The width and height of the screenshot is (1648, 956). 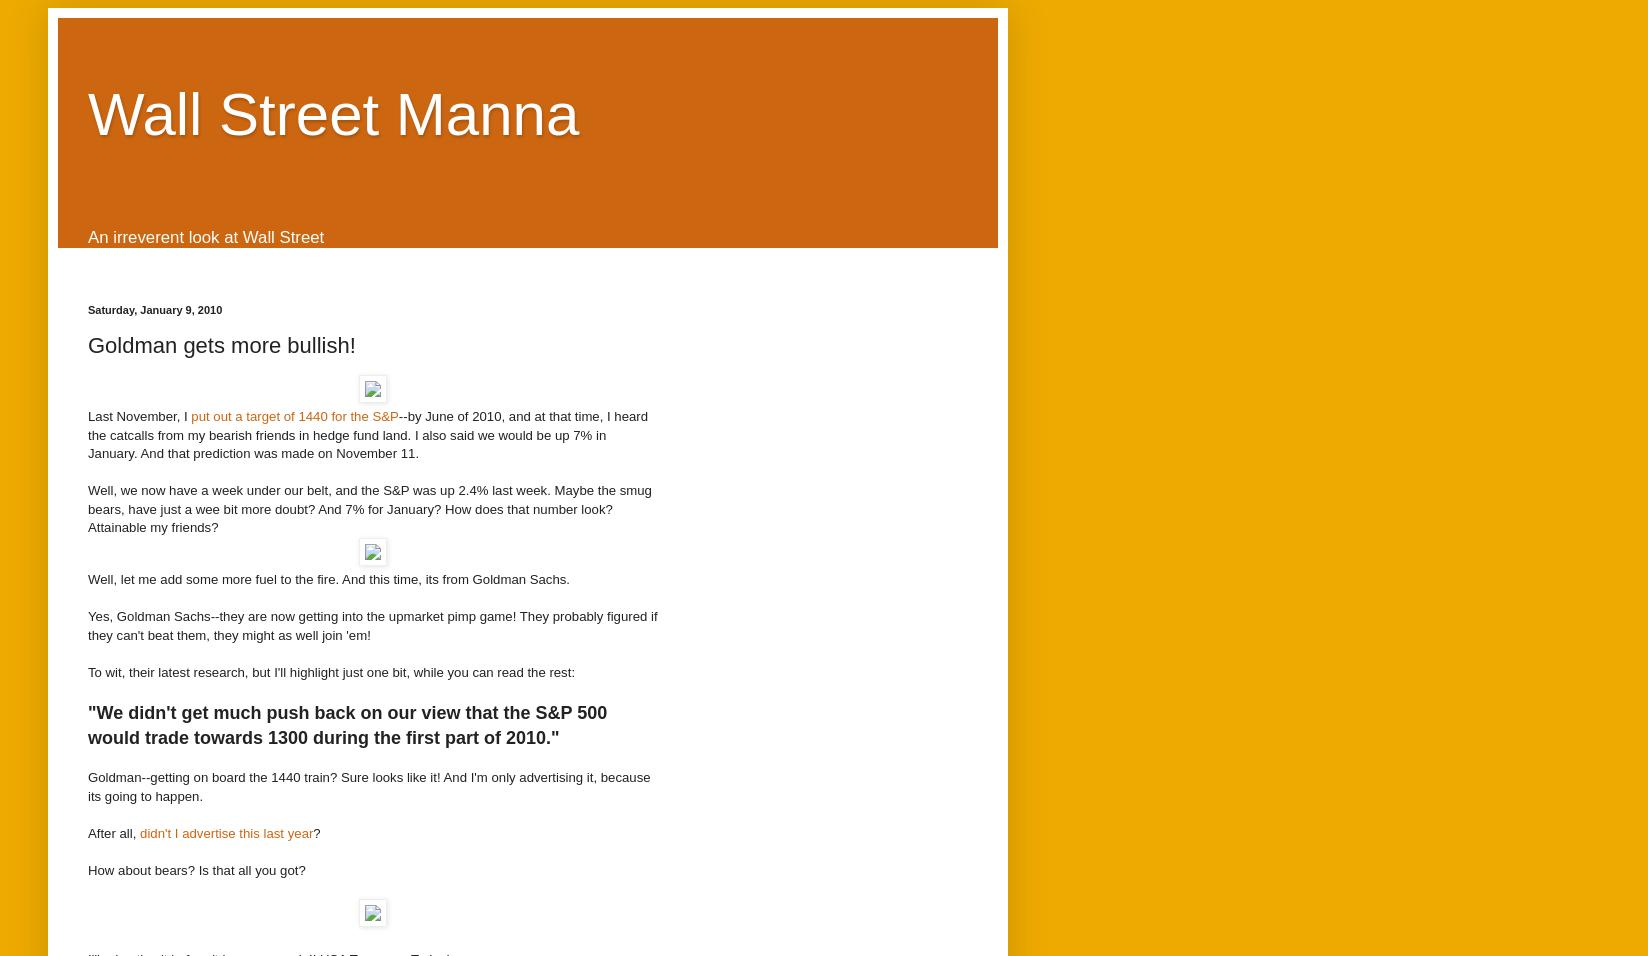 What do you see at coordinates (137, 416) in the screenshot?
I see `'Last November, I'` at bounding box center [137, 416].